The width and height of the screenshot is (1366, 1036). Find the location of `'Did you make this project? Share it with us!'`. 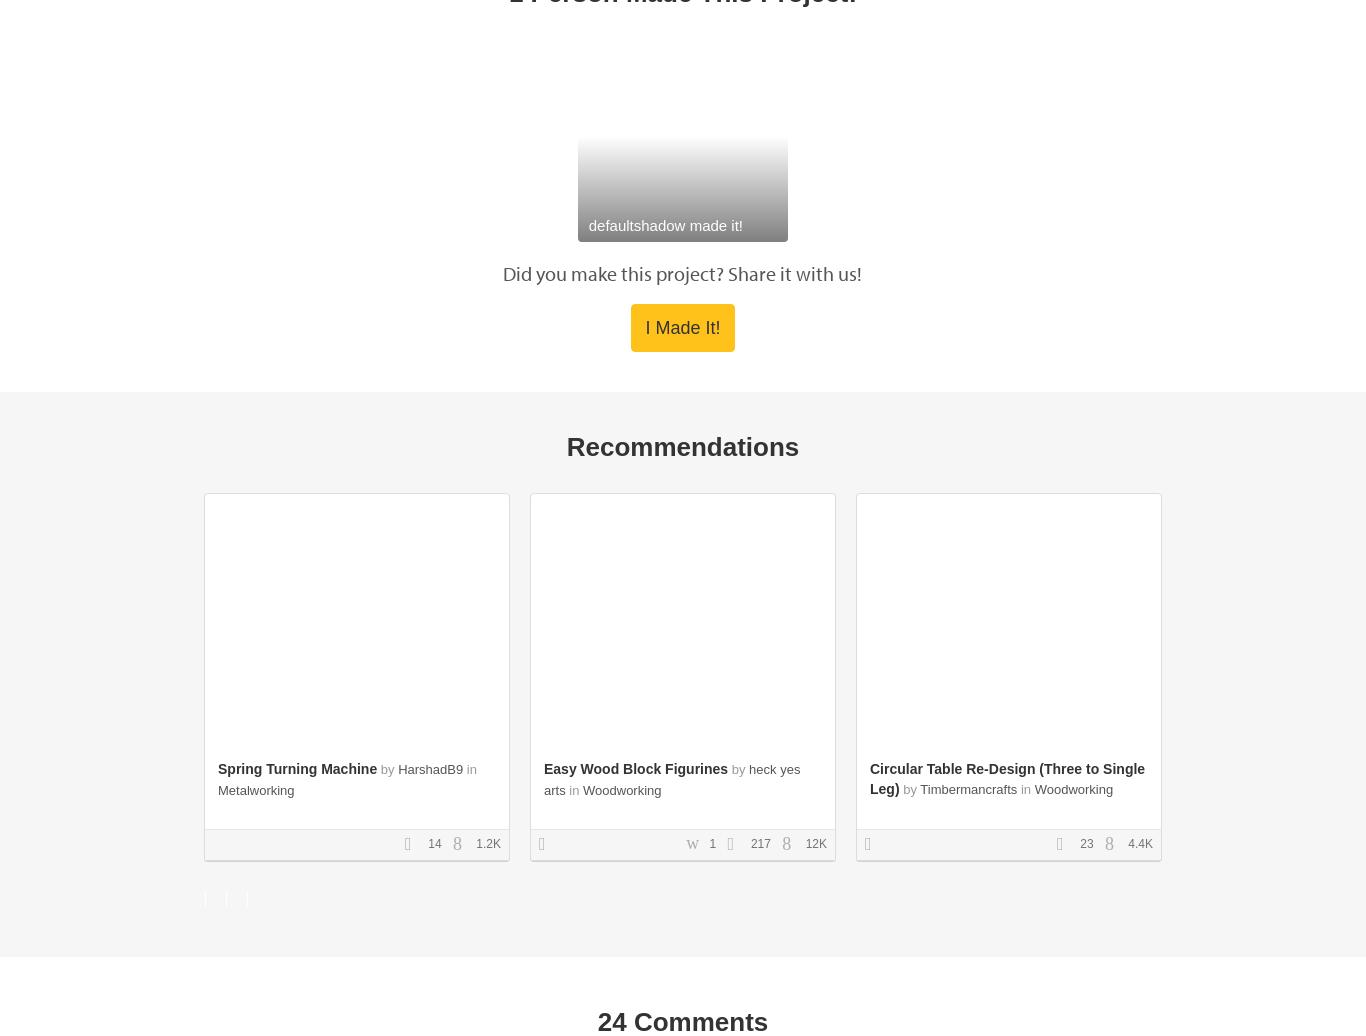

'Did you make this project? Share it with us!' is located at coordinates (681, 272).